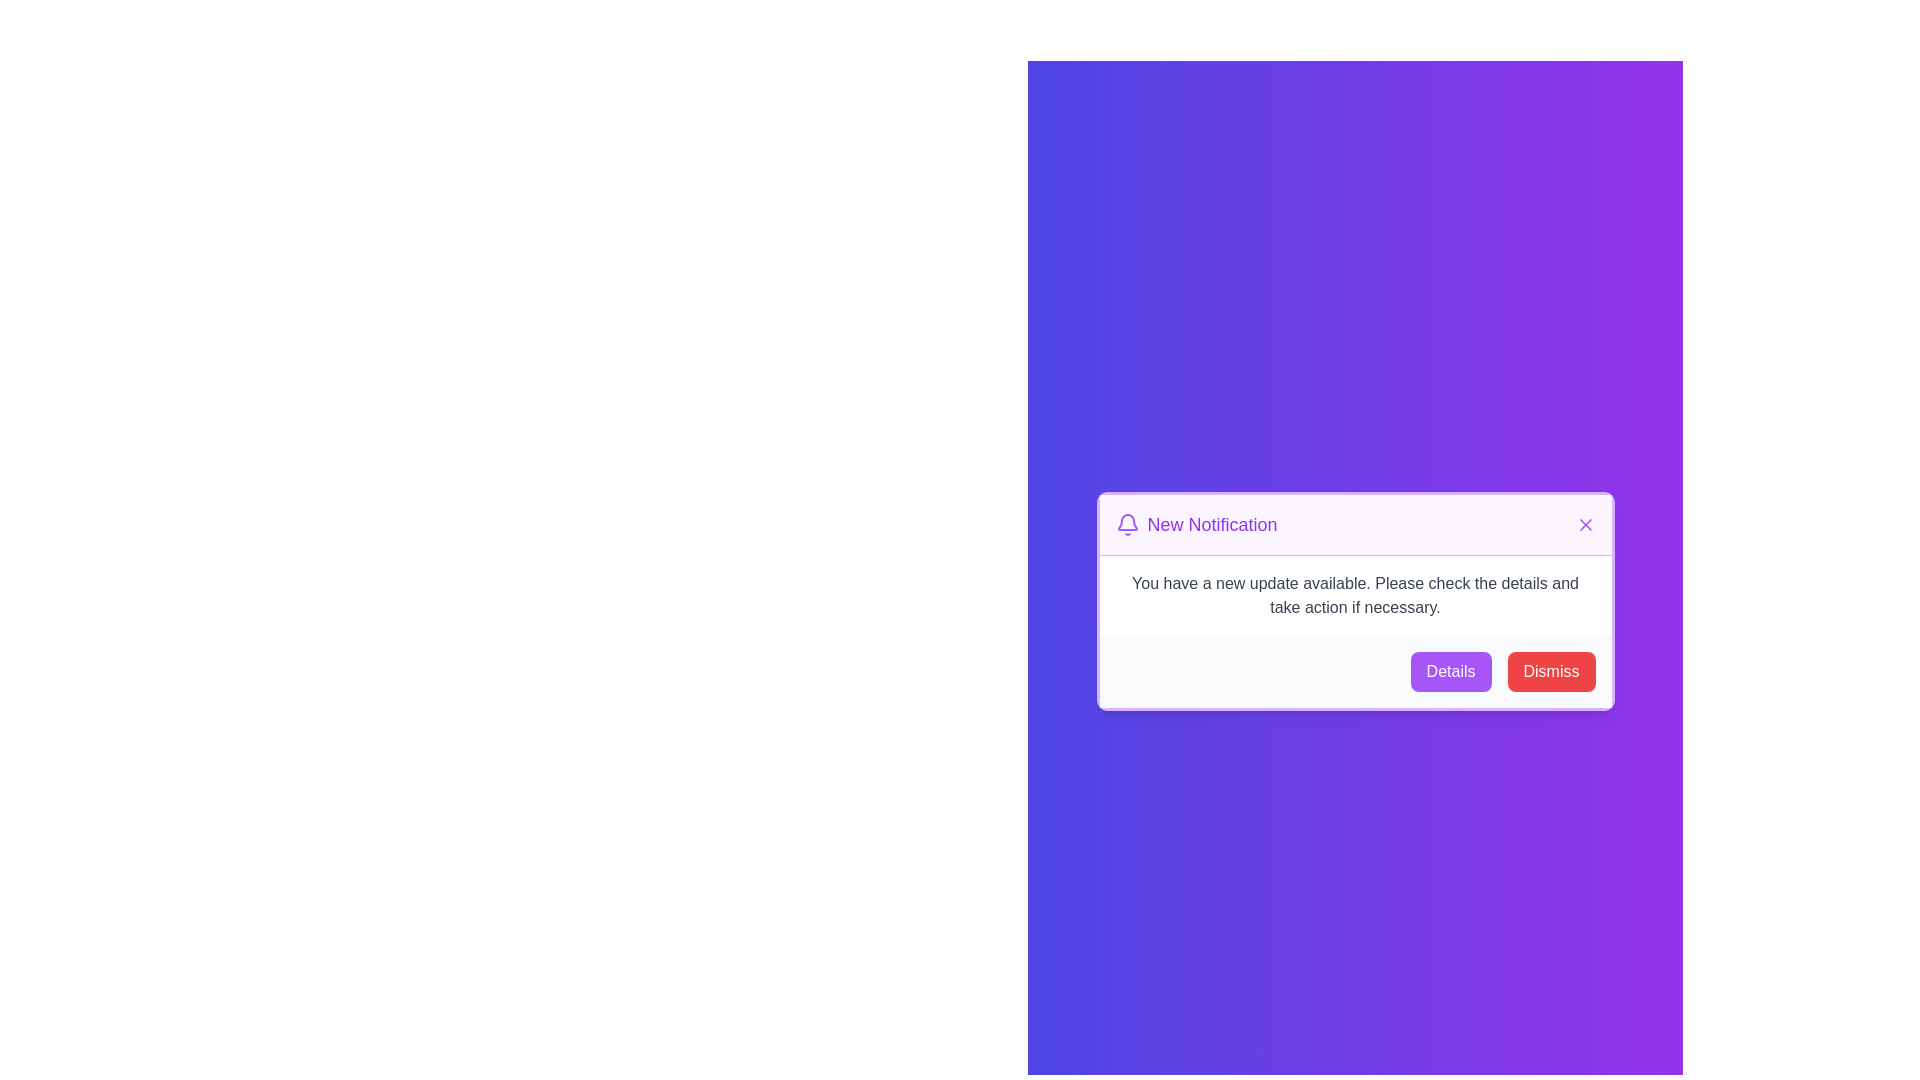 This screenshot has height=1080, width=1920. I want to click on the notification icon located to the far left of the text 'New Notification' in the notification bar, so click(1127, 523).